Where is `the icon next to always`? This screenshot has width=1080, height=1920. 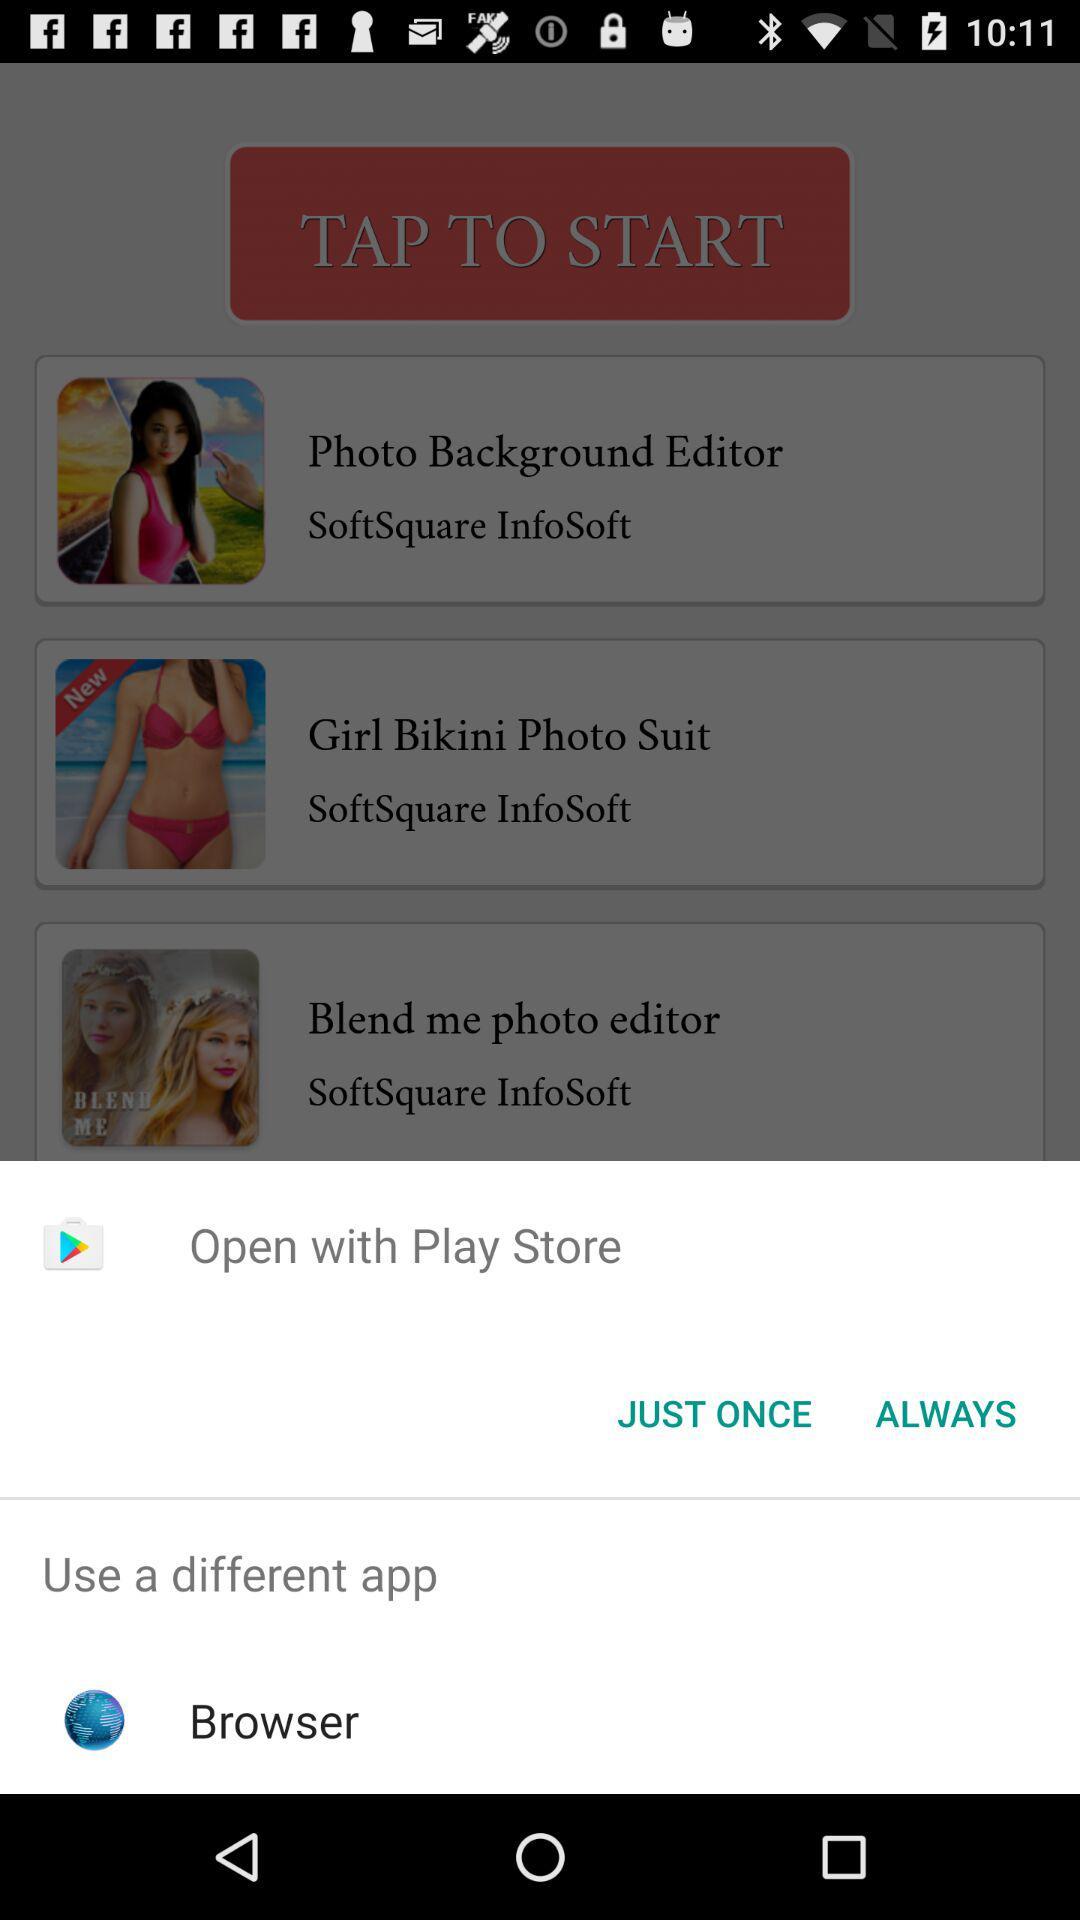 the icon next to always is located at coordinates (713, 1411).